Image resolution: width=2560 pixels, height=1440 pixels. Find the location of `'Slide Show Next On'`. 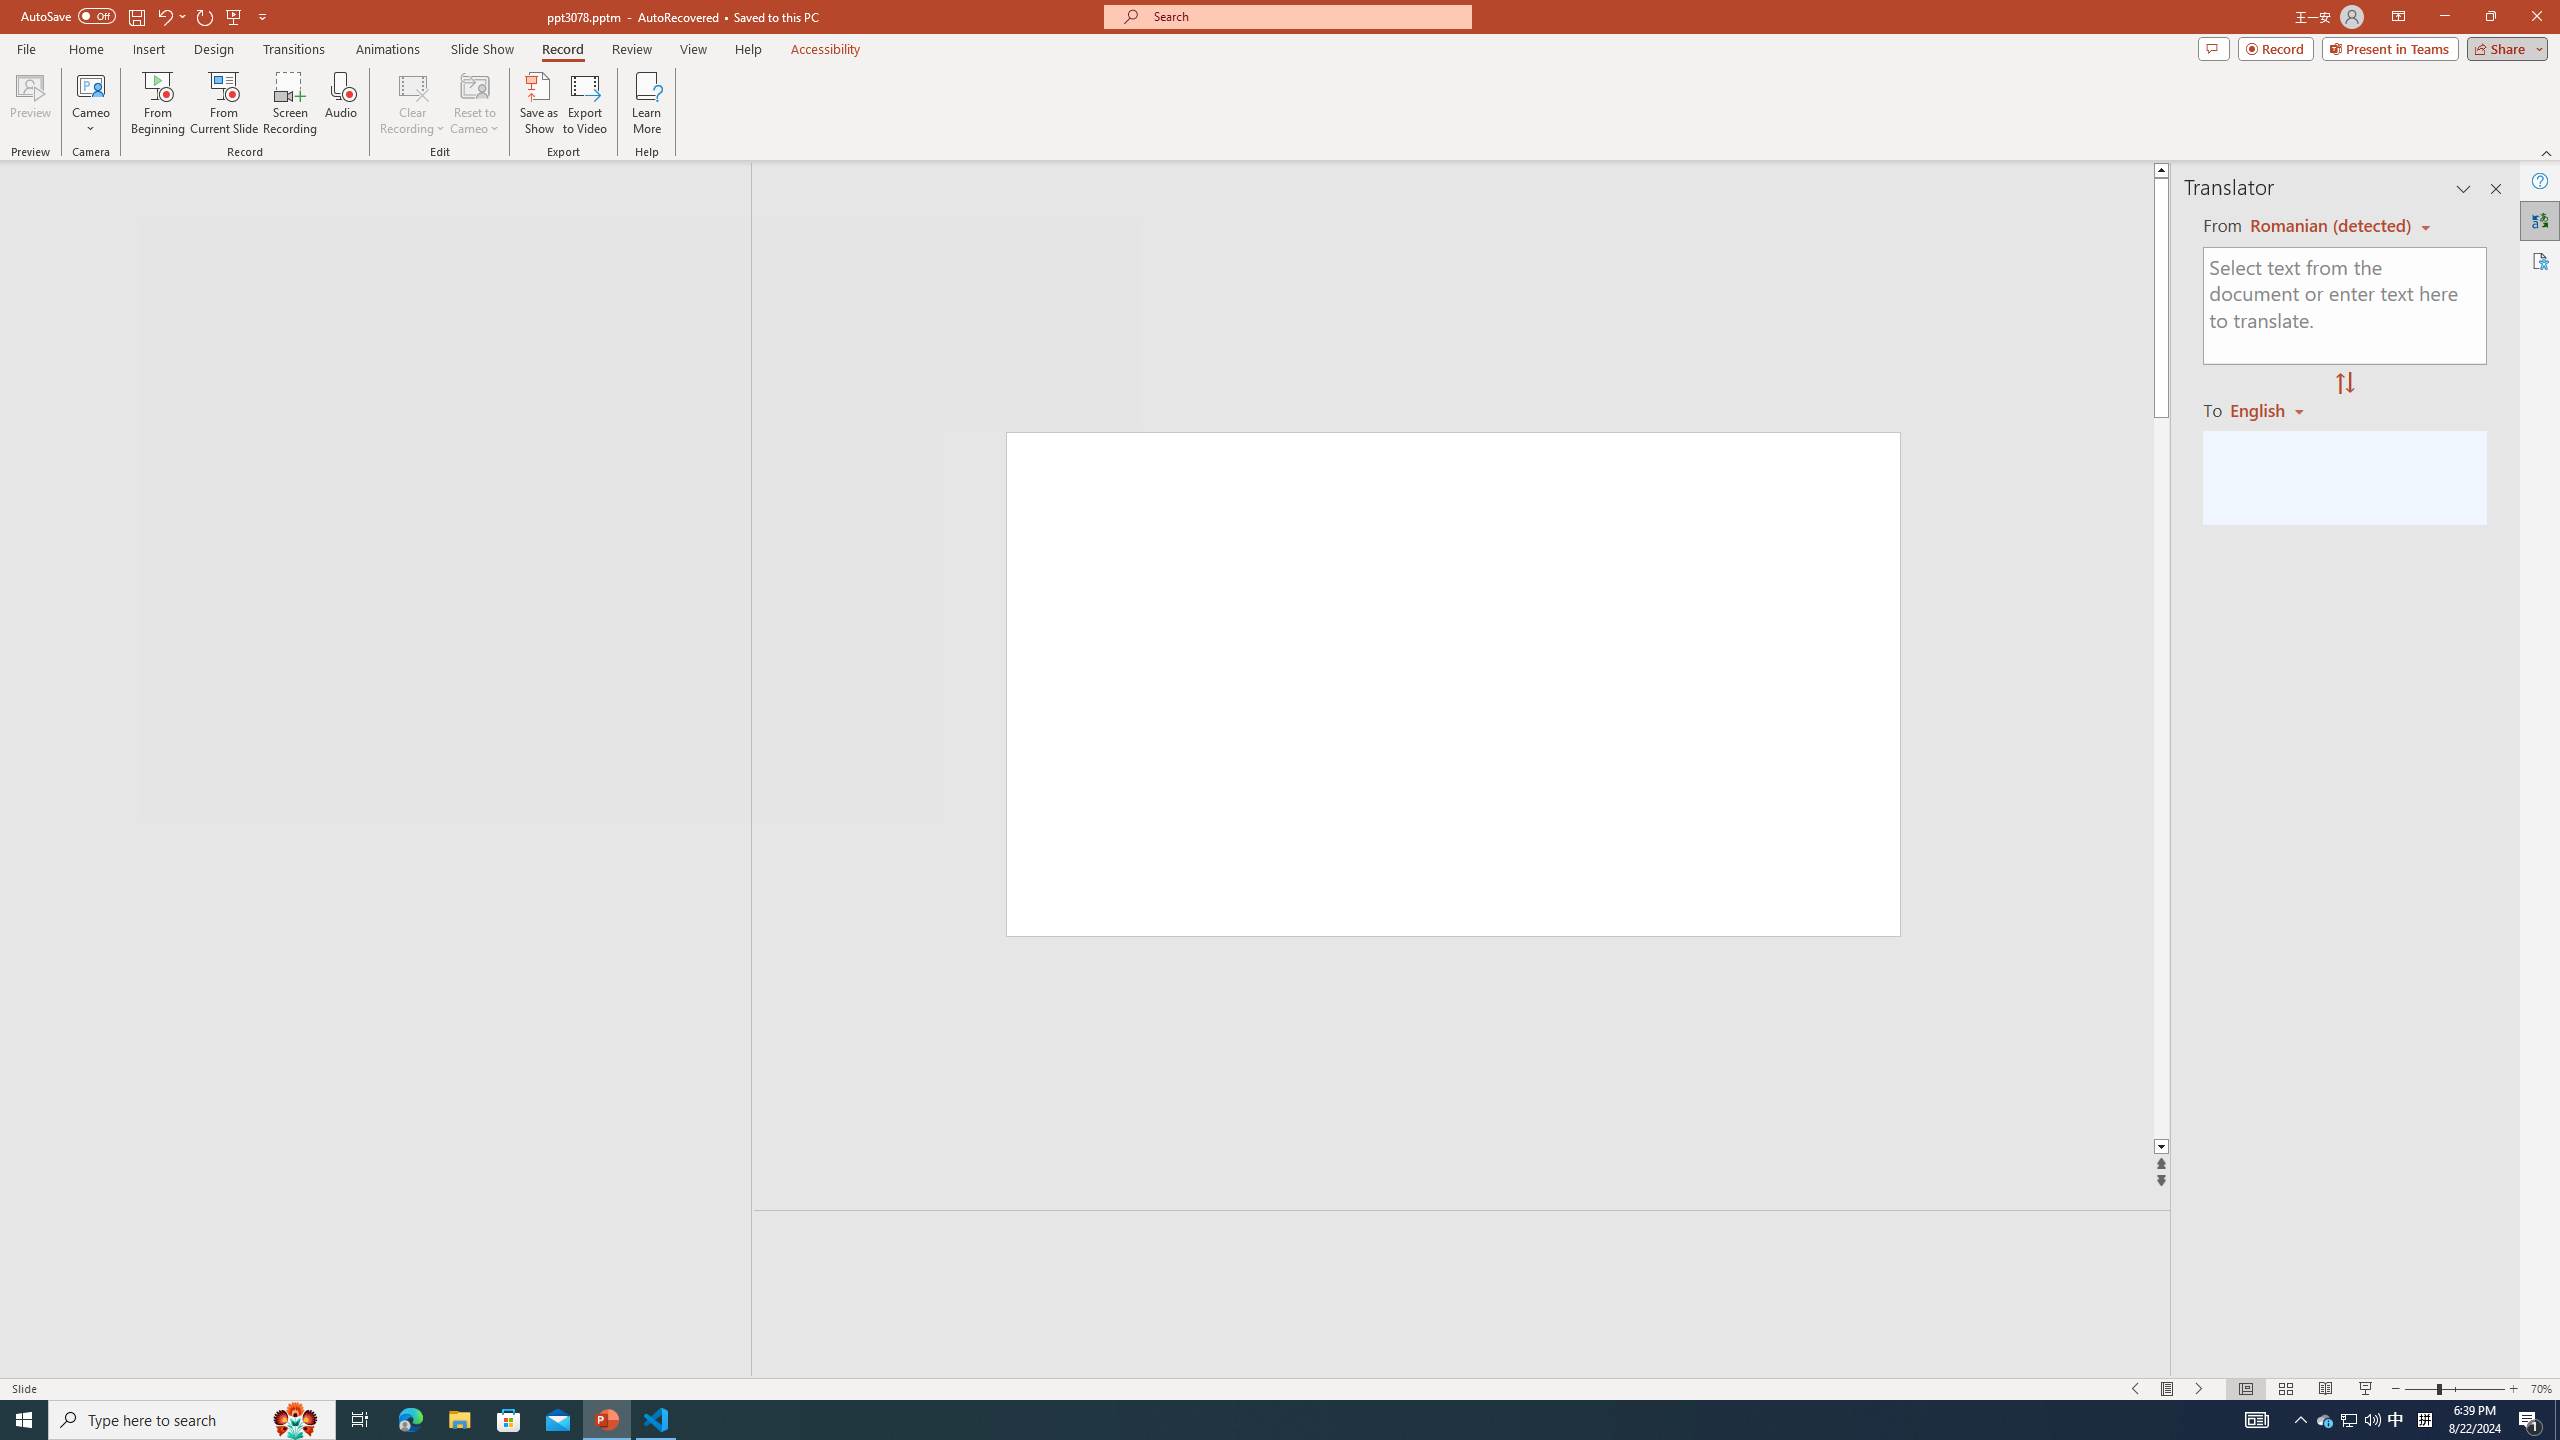

'Slide Show Next On' is located at coordinates (2200, 1389).